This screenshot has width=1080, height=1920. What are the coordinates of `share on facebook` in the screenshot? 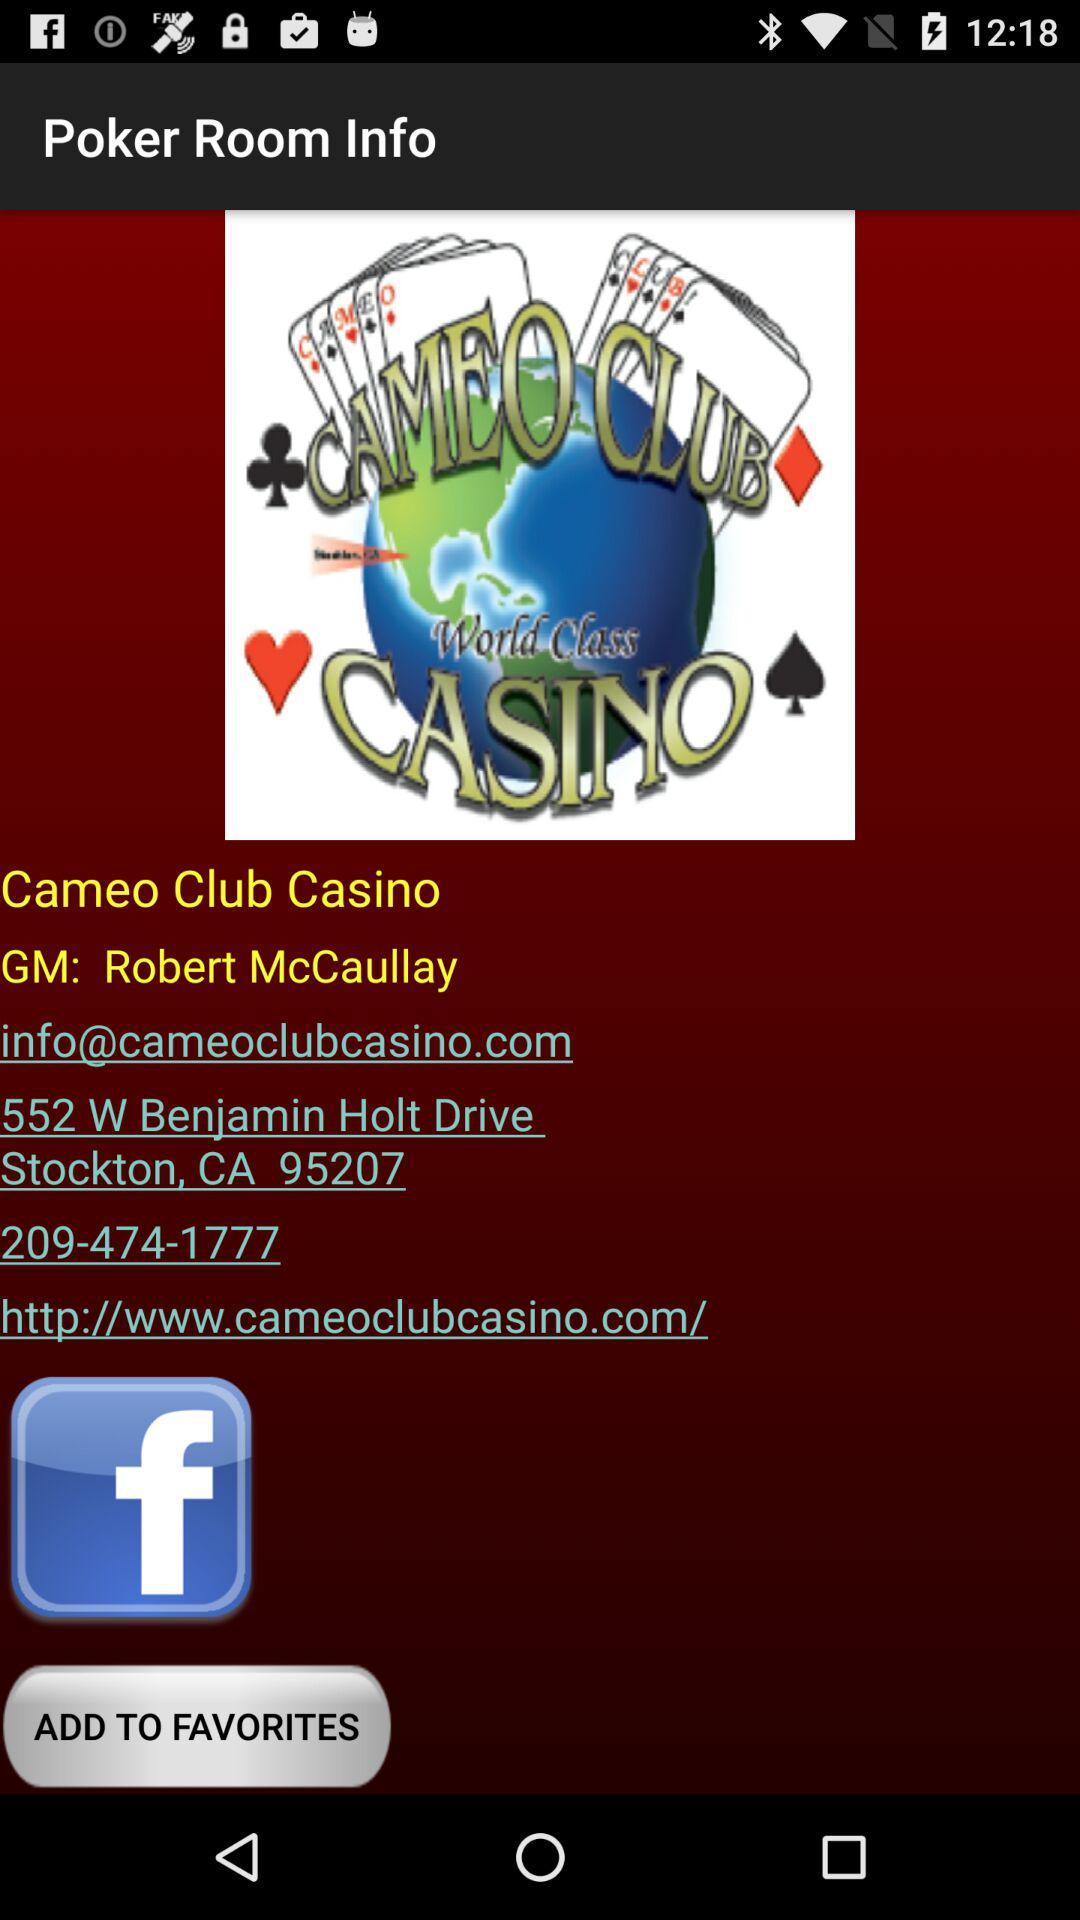 It's located at (131, 1502).